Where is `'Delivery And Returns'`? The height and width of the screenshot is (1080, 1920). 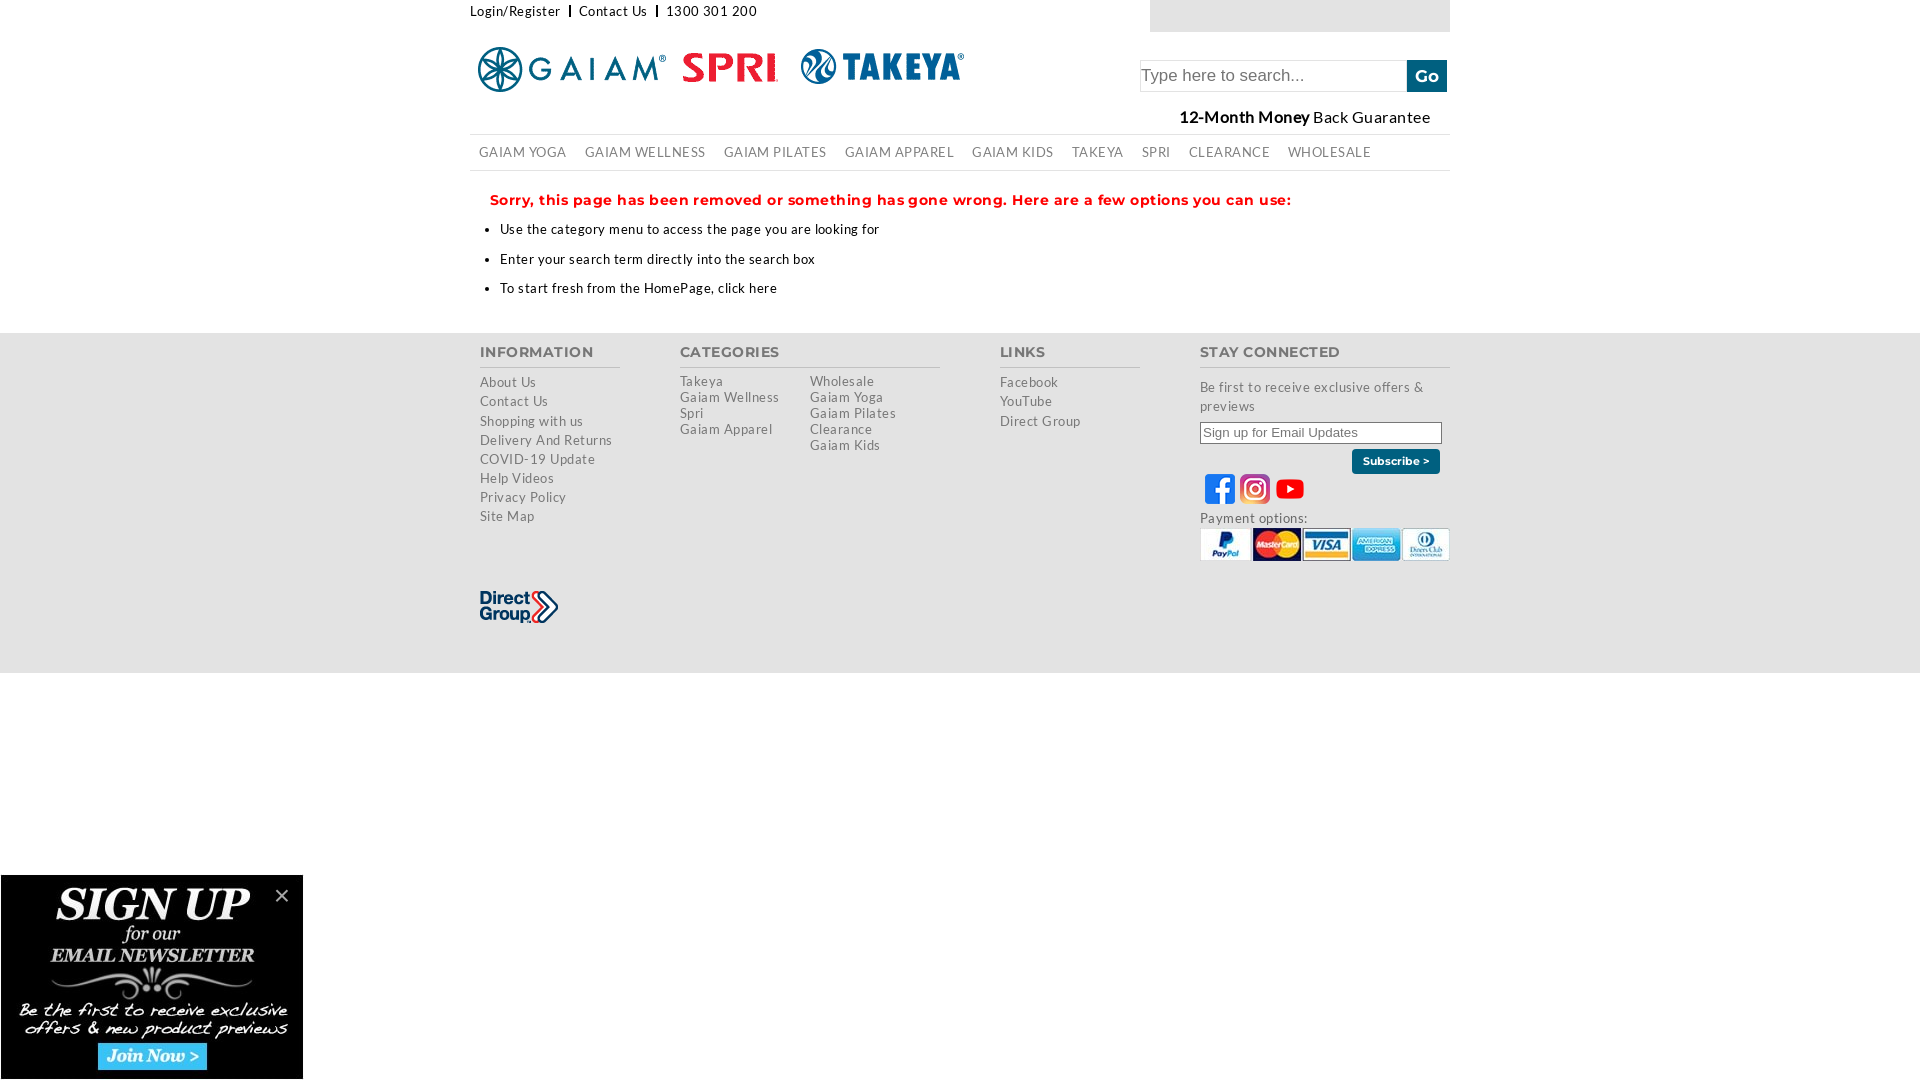
'Delivery And Returns' is located at coordinates (546, 438).